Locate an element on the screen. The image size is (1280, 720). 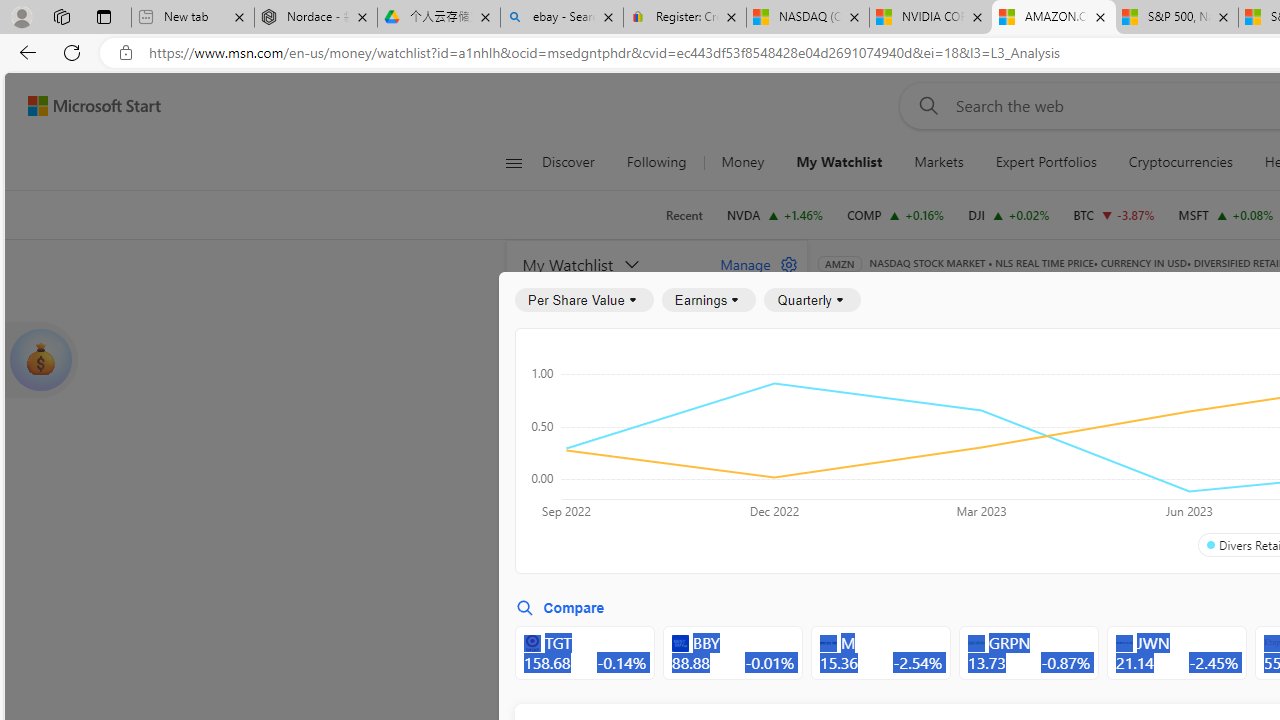
'Earnings' is located at coordinates (708, 300).